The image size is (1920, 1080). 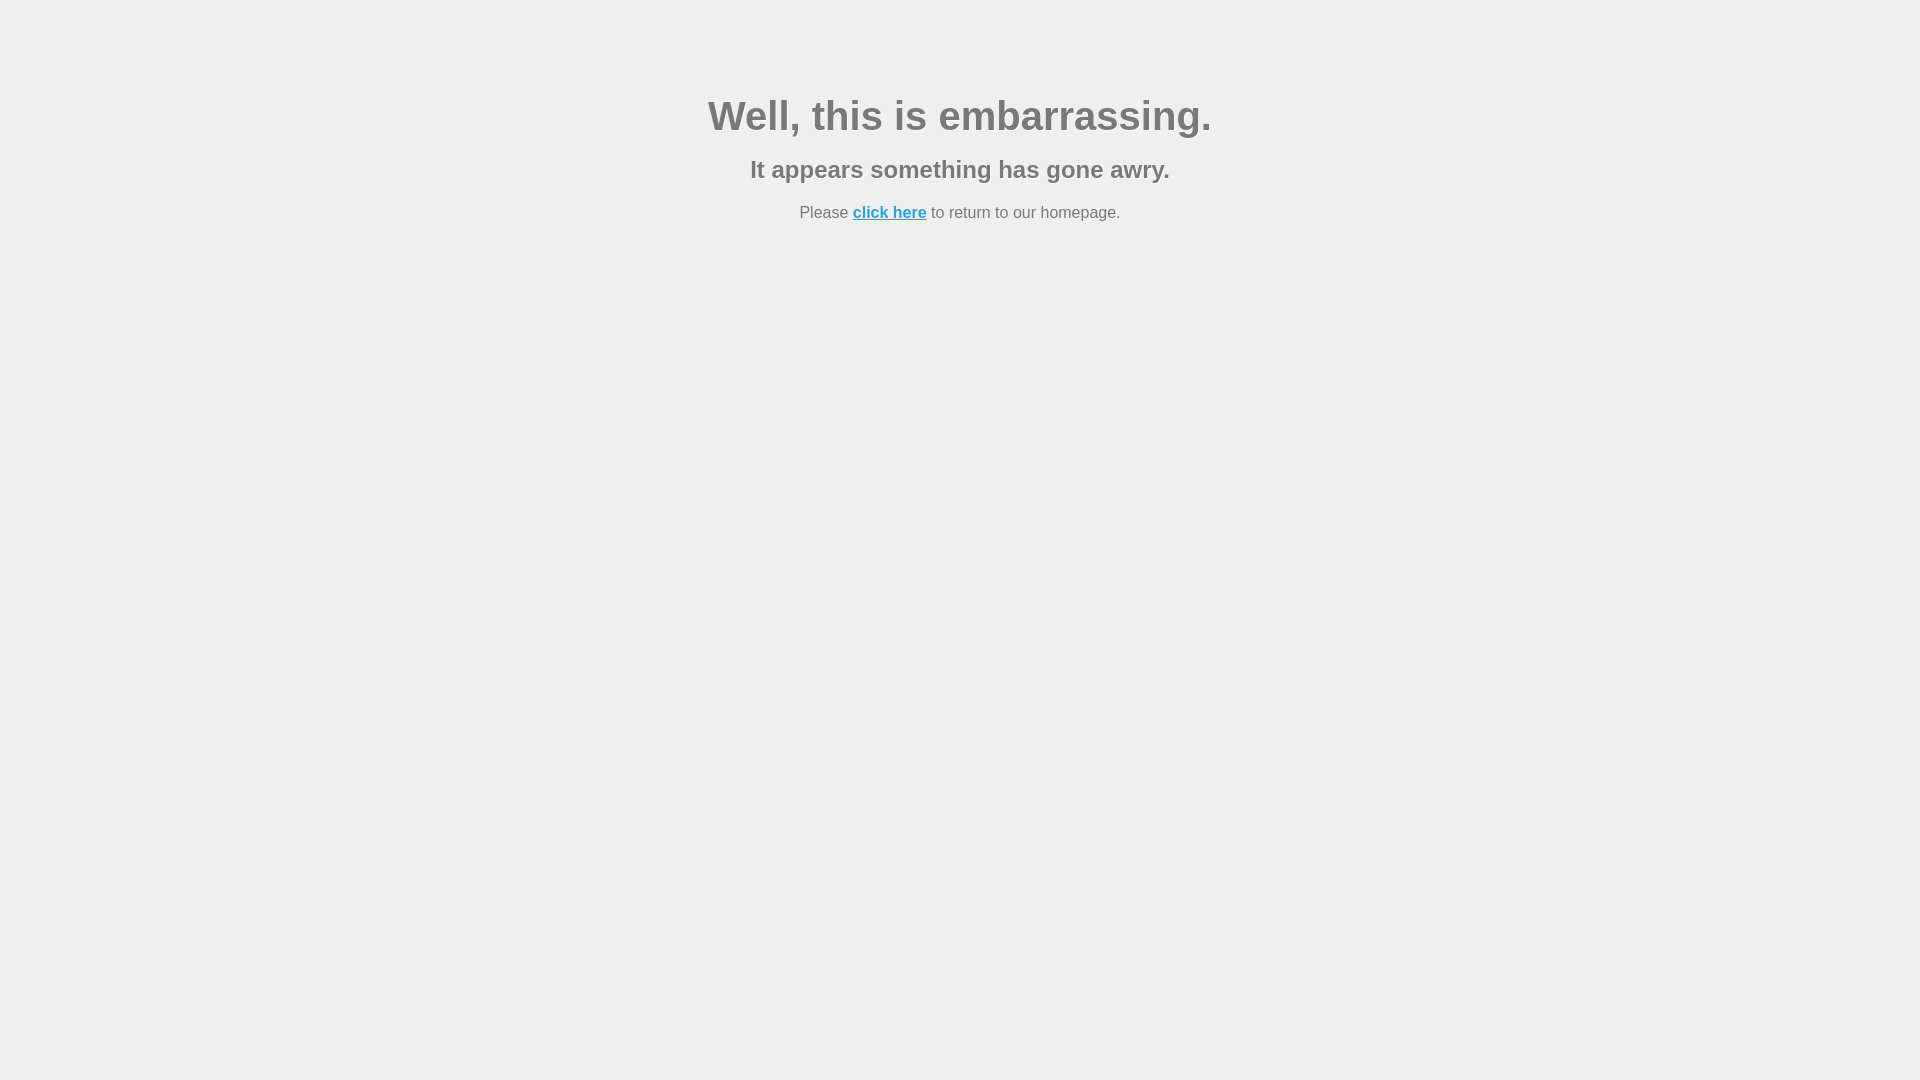 I want to click on 'click here', so click(x=888, y=212).